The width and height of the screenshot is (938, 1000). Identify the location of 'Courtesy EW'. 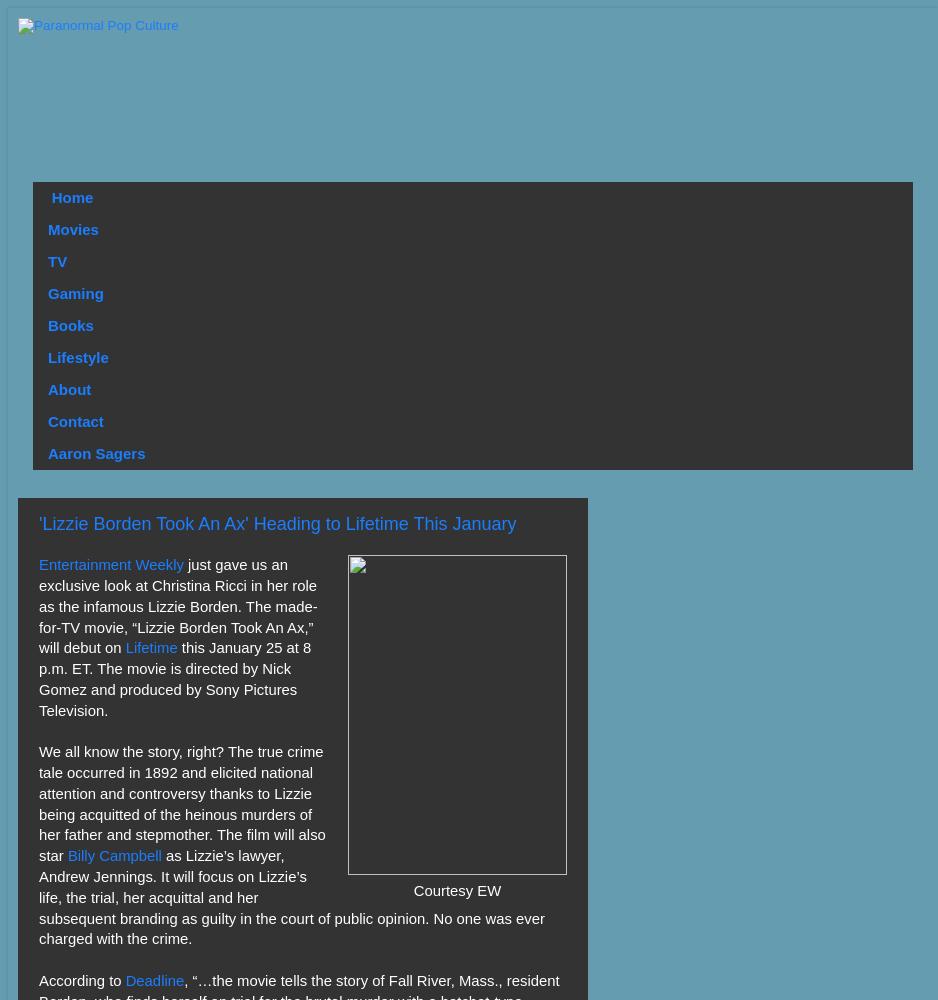
(455, 891).